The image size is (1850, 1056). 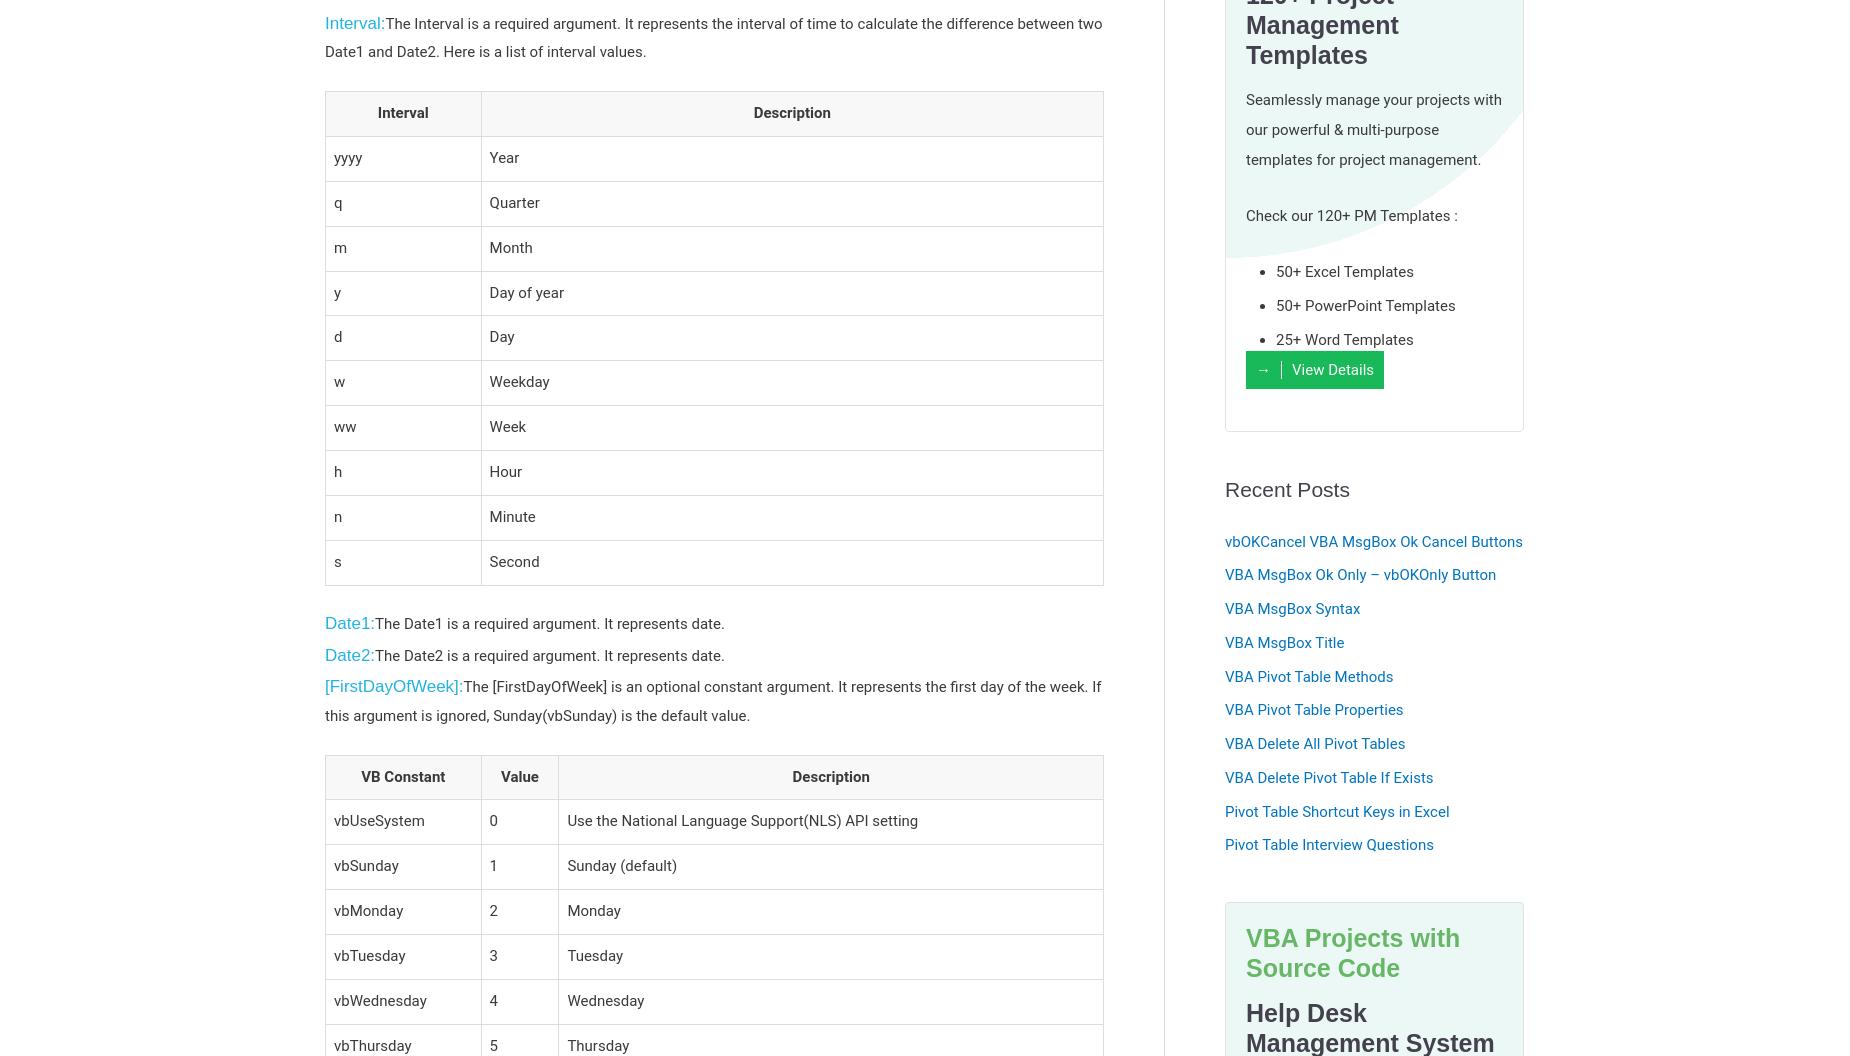 I want to click on 'The [FirstDayOfWeek] is an optional constant argument. It represents the first day of the week. If this argument is ignored, Sunday(vbSunday) is the default value.', so click(x=712, y=700).